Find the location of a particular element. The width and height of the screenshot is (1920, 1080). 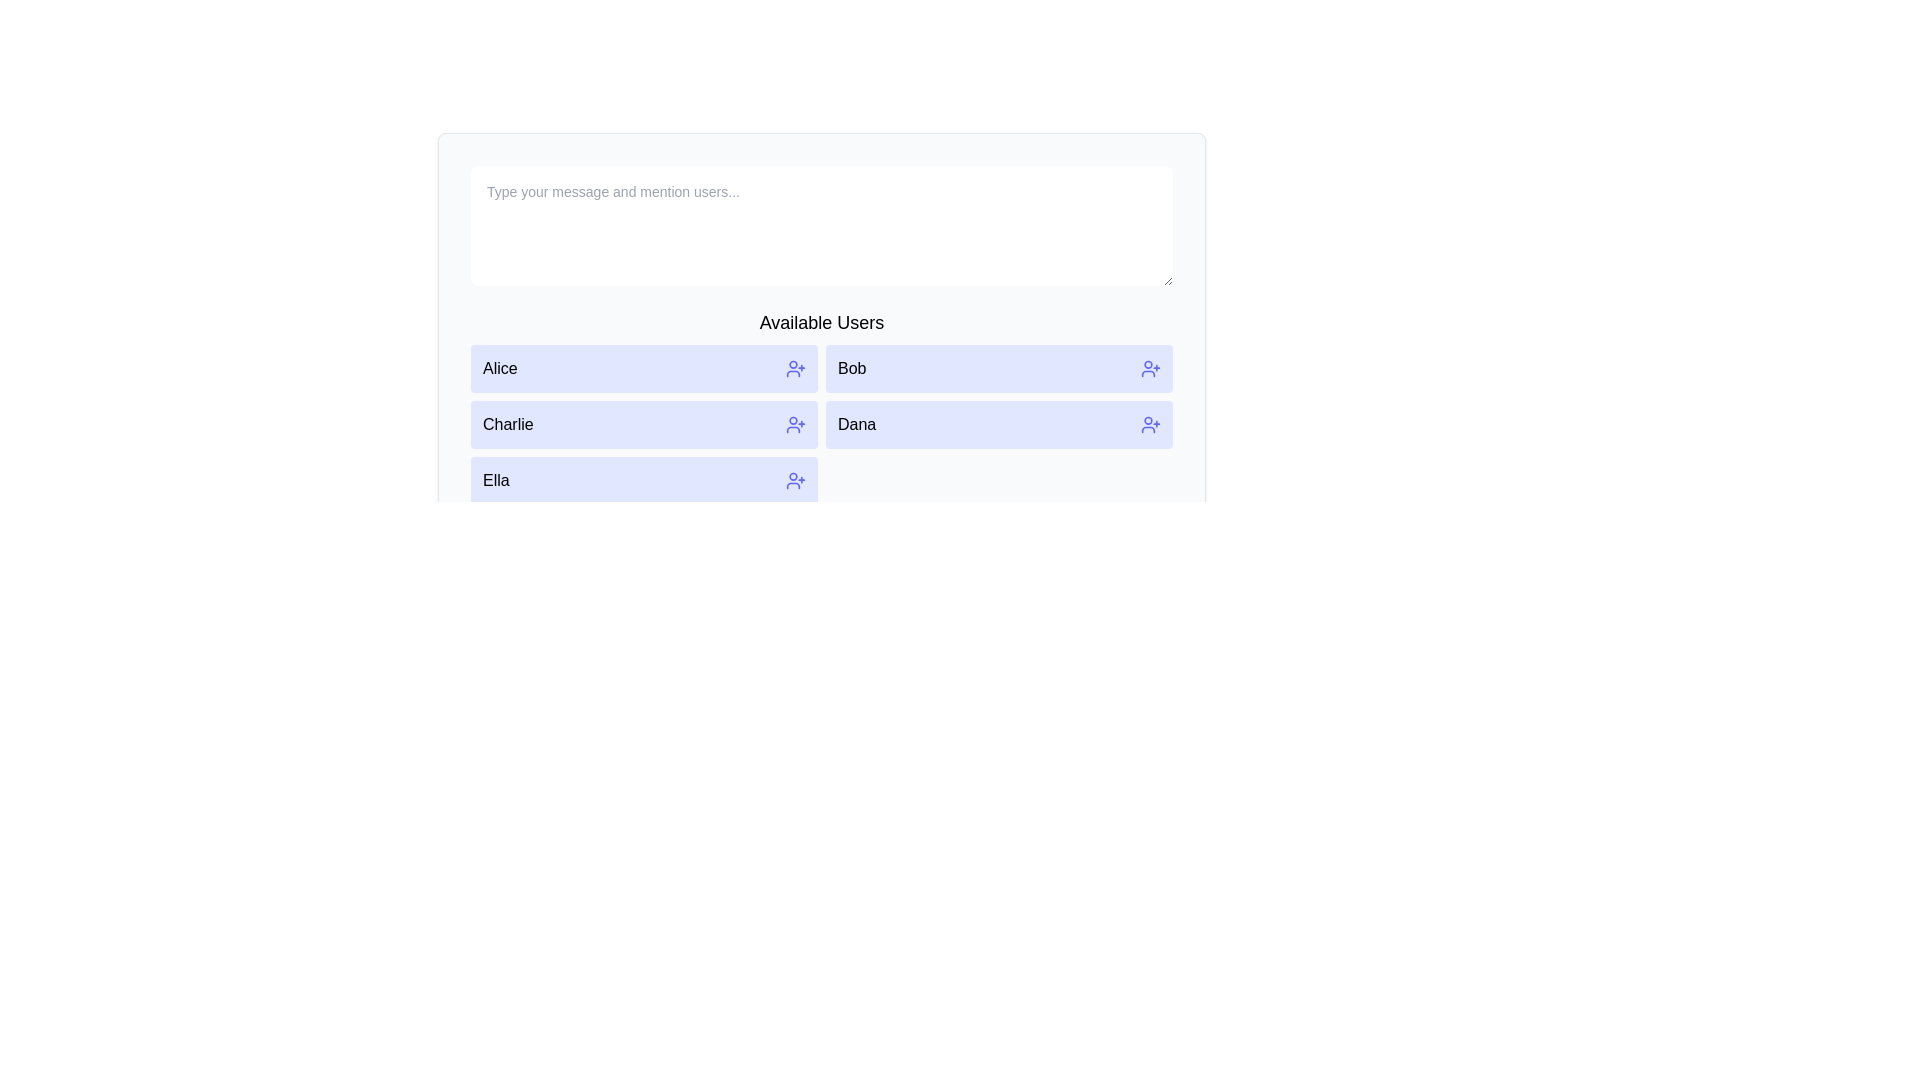

text label 'Available Users' which is a bold section header located at the top of the user cards section, centered horizontally in the interface is located at coordinates (821, 322).